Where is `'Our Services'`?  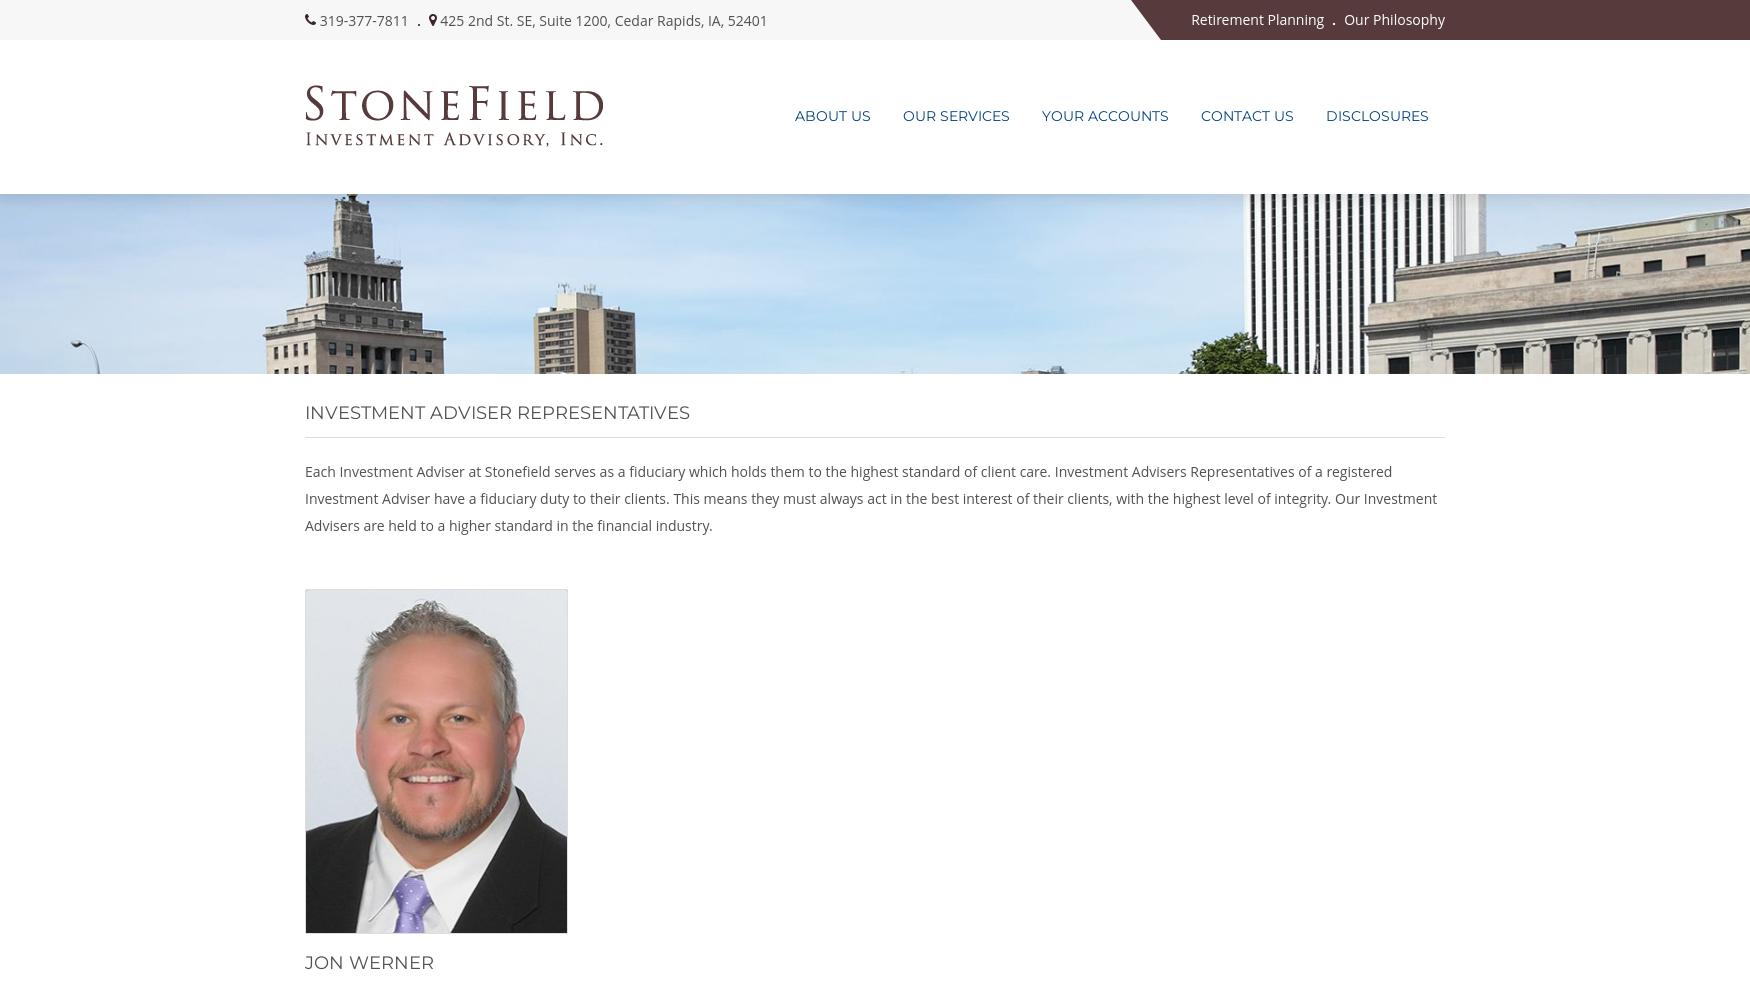 'Our Services' is located at coordinates (956, 115).